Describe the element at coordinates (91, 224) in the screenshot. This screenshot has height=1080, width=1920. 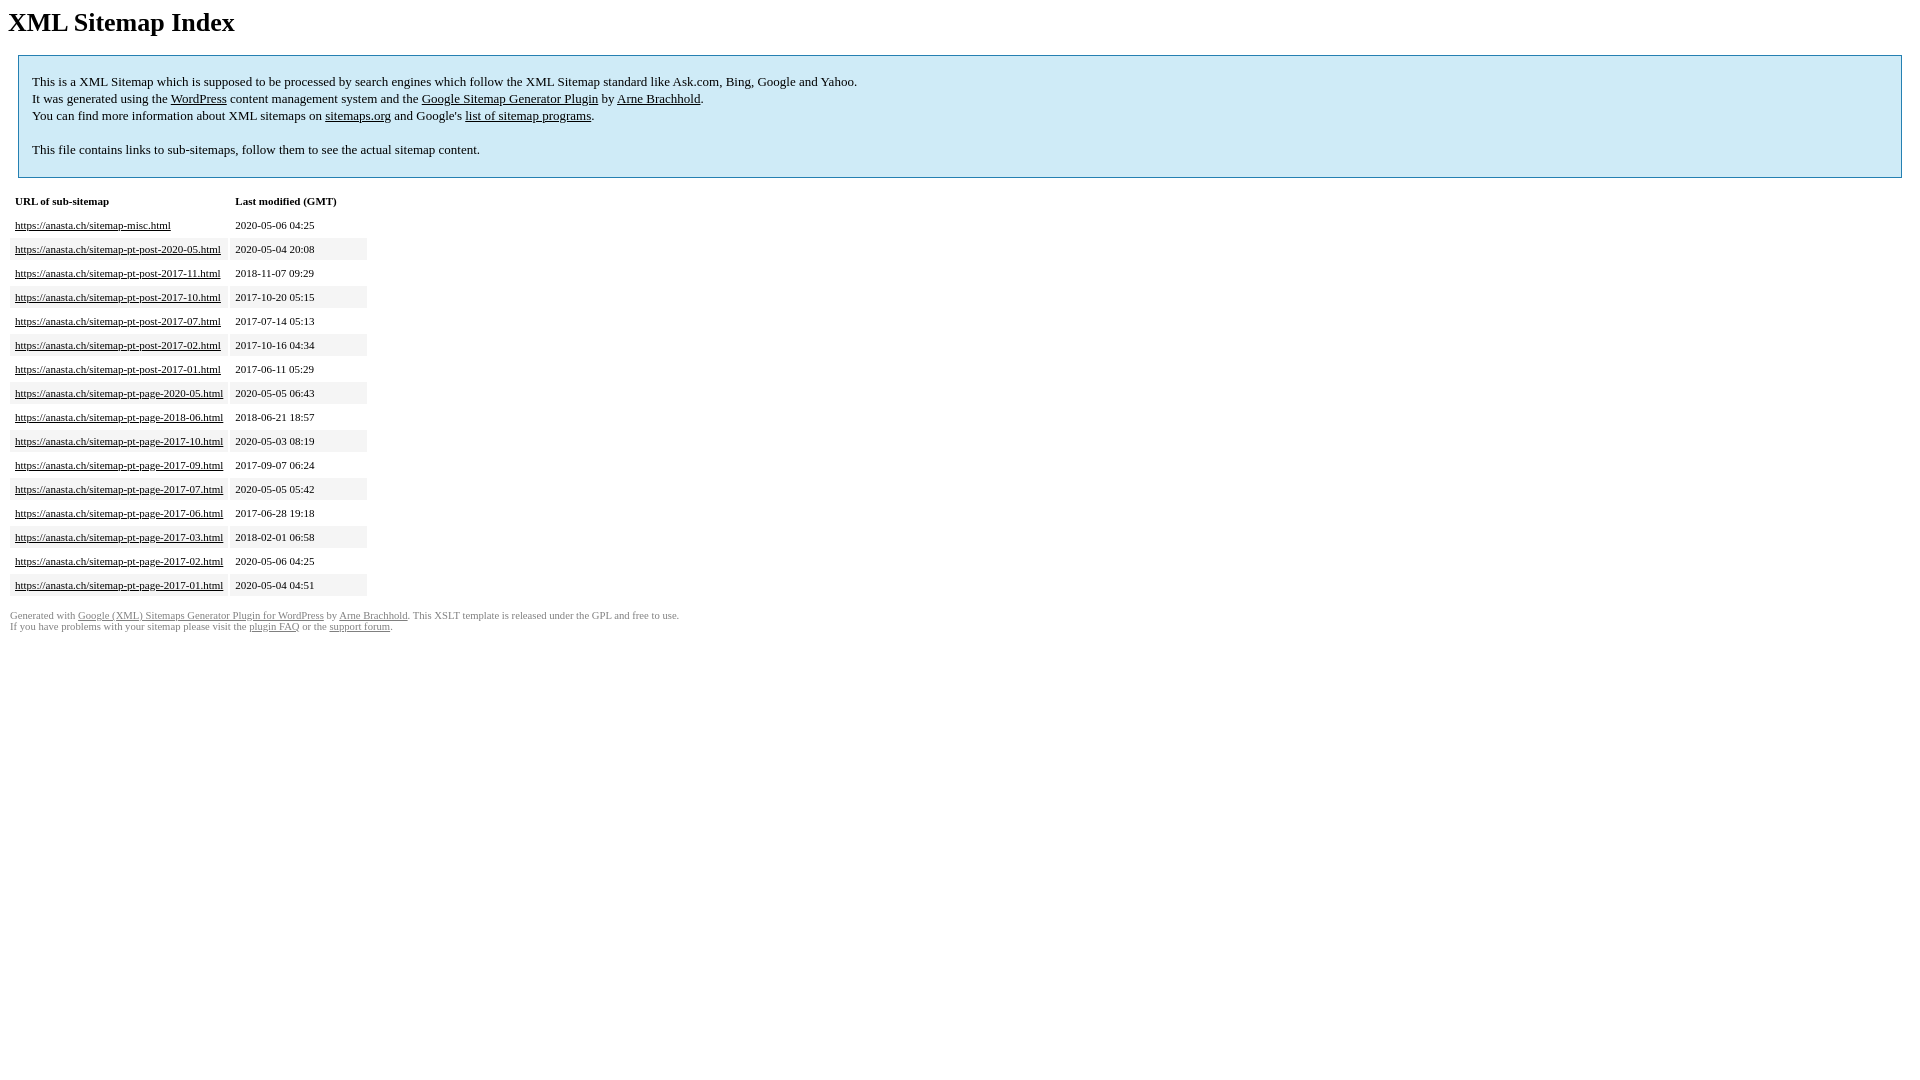
I see `'https://anasta.ch/sitemap-misc.html'` at that location.